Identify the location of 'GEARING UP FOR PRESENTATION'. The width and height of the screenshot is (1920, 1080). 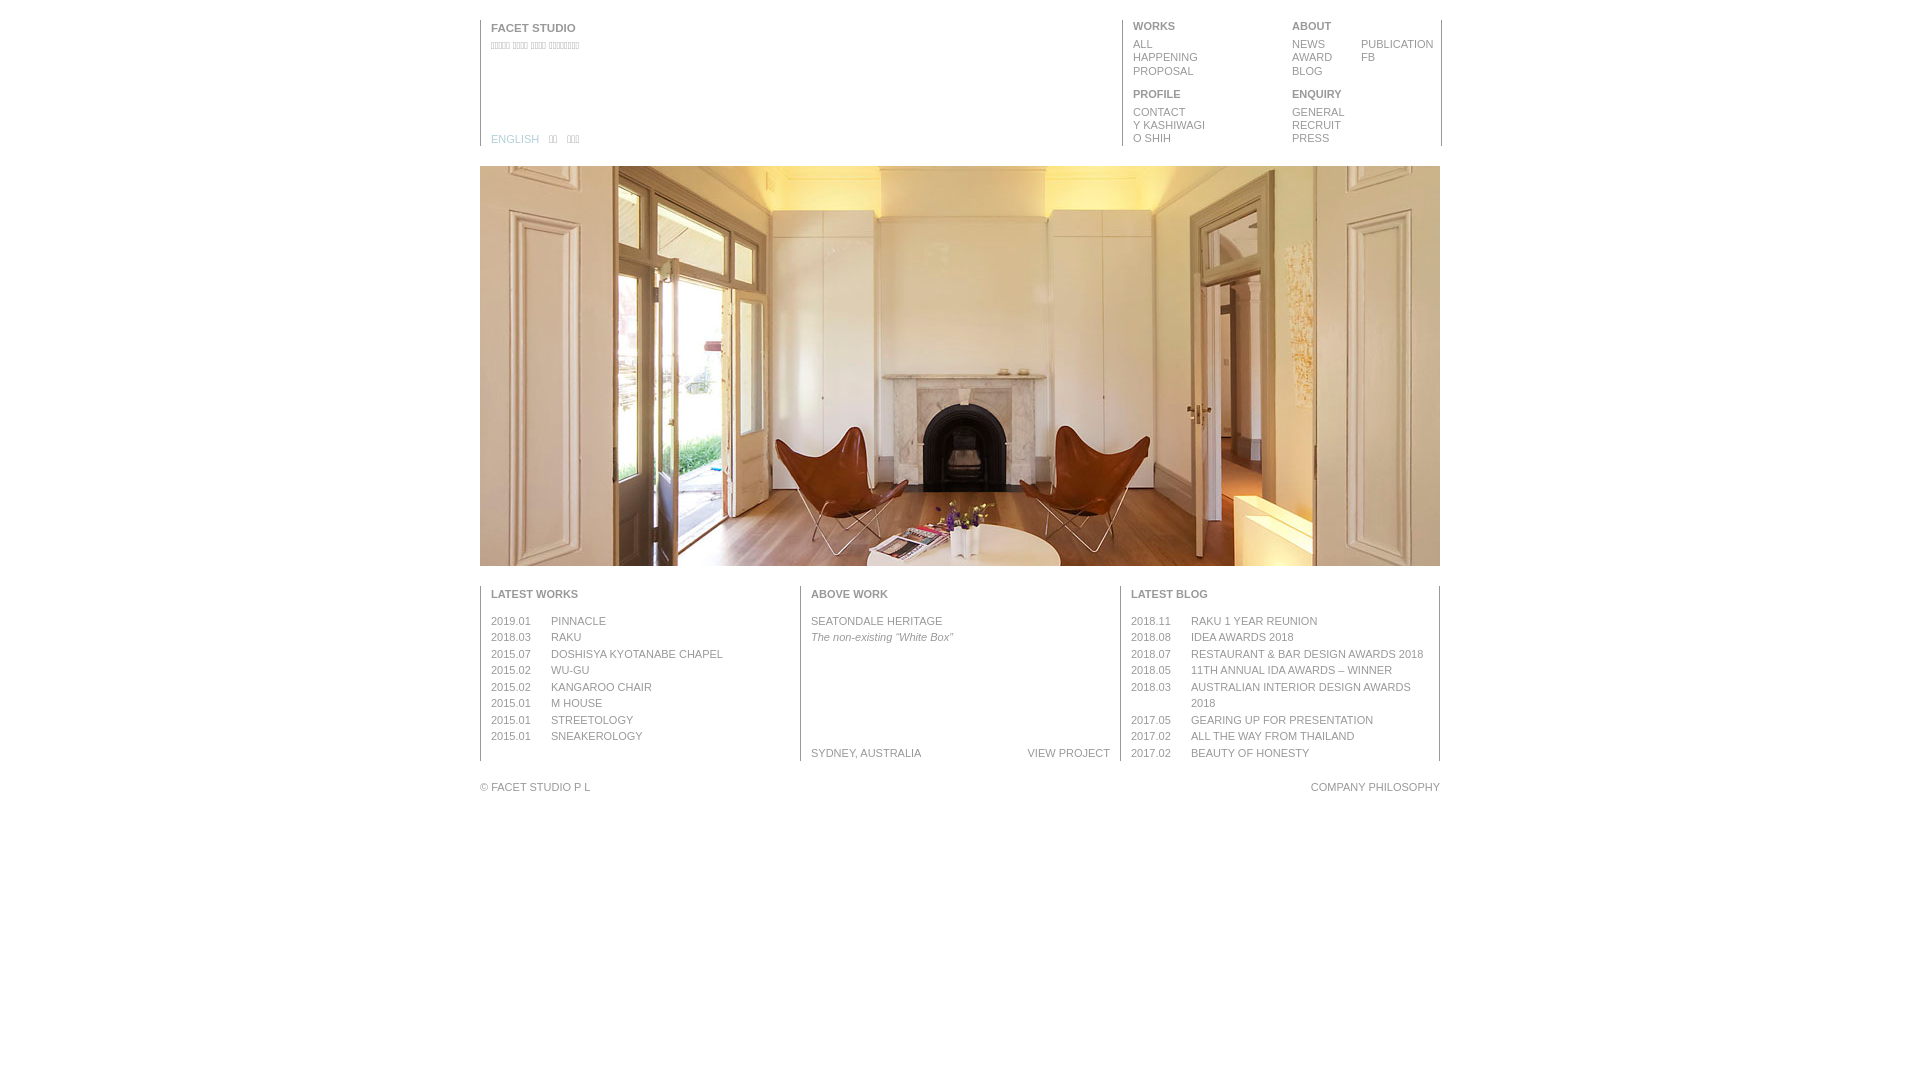
(1310, 720).